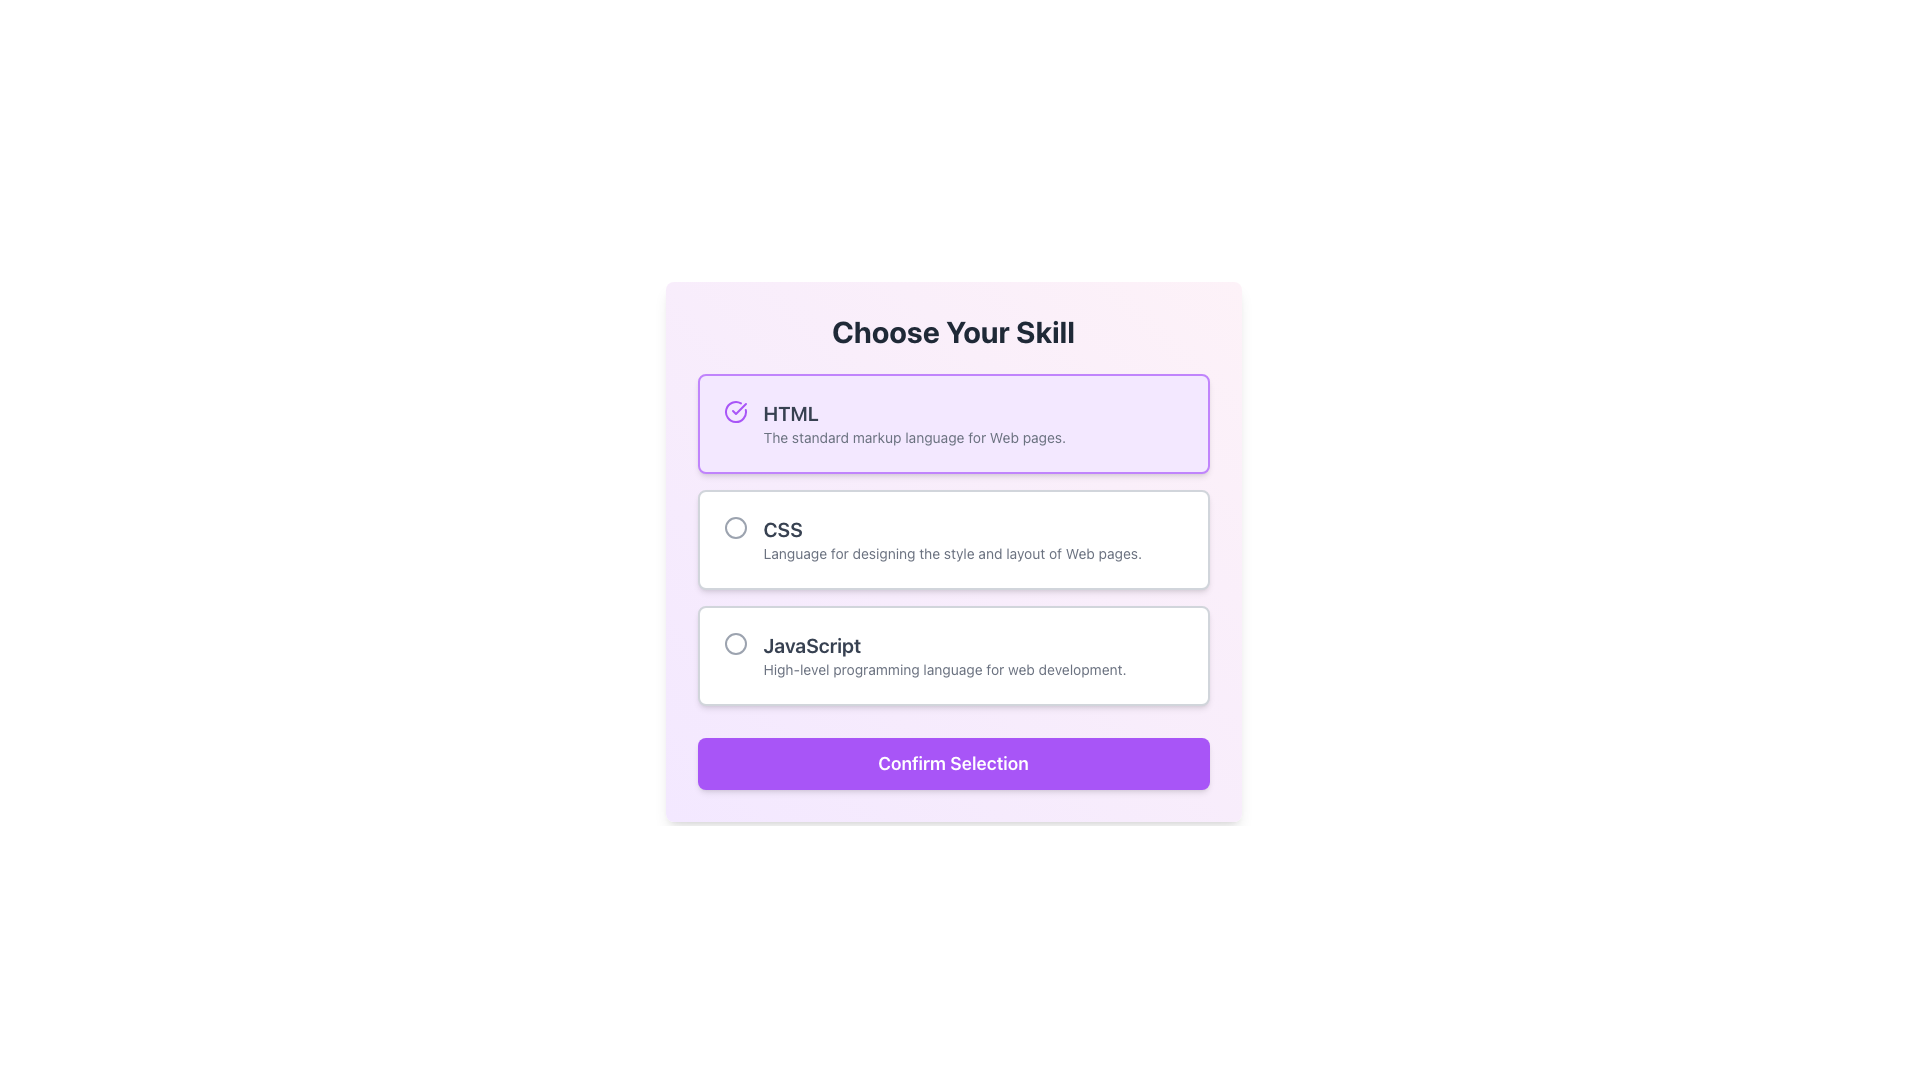 The width and height of the screenshot is (1920, 1080). Describe the element at coordinates (913, 437) in the screenshot. I see `the text label that contains the description 'The standard markup language for Web pages.' located below the heading 'HTML' in the skill options section` at that location.